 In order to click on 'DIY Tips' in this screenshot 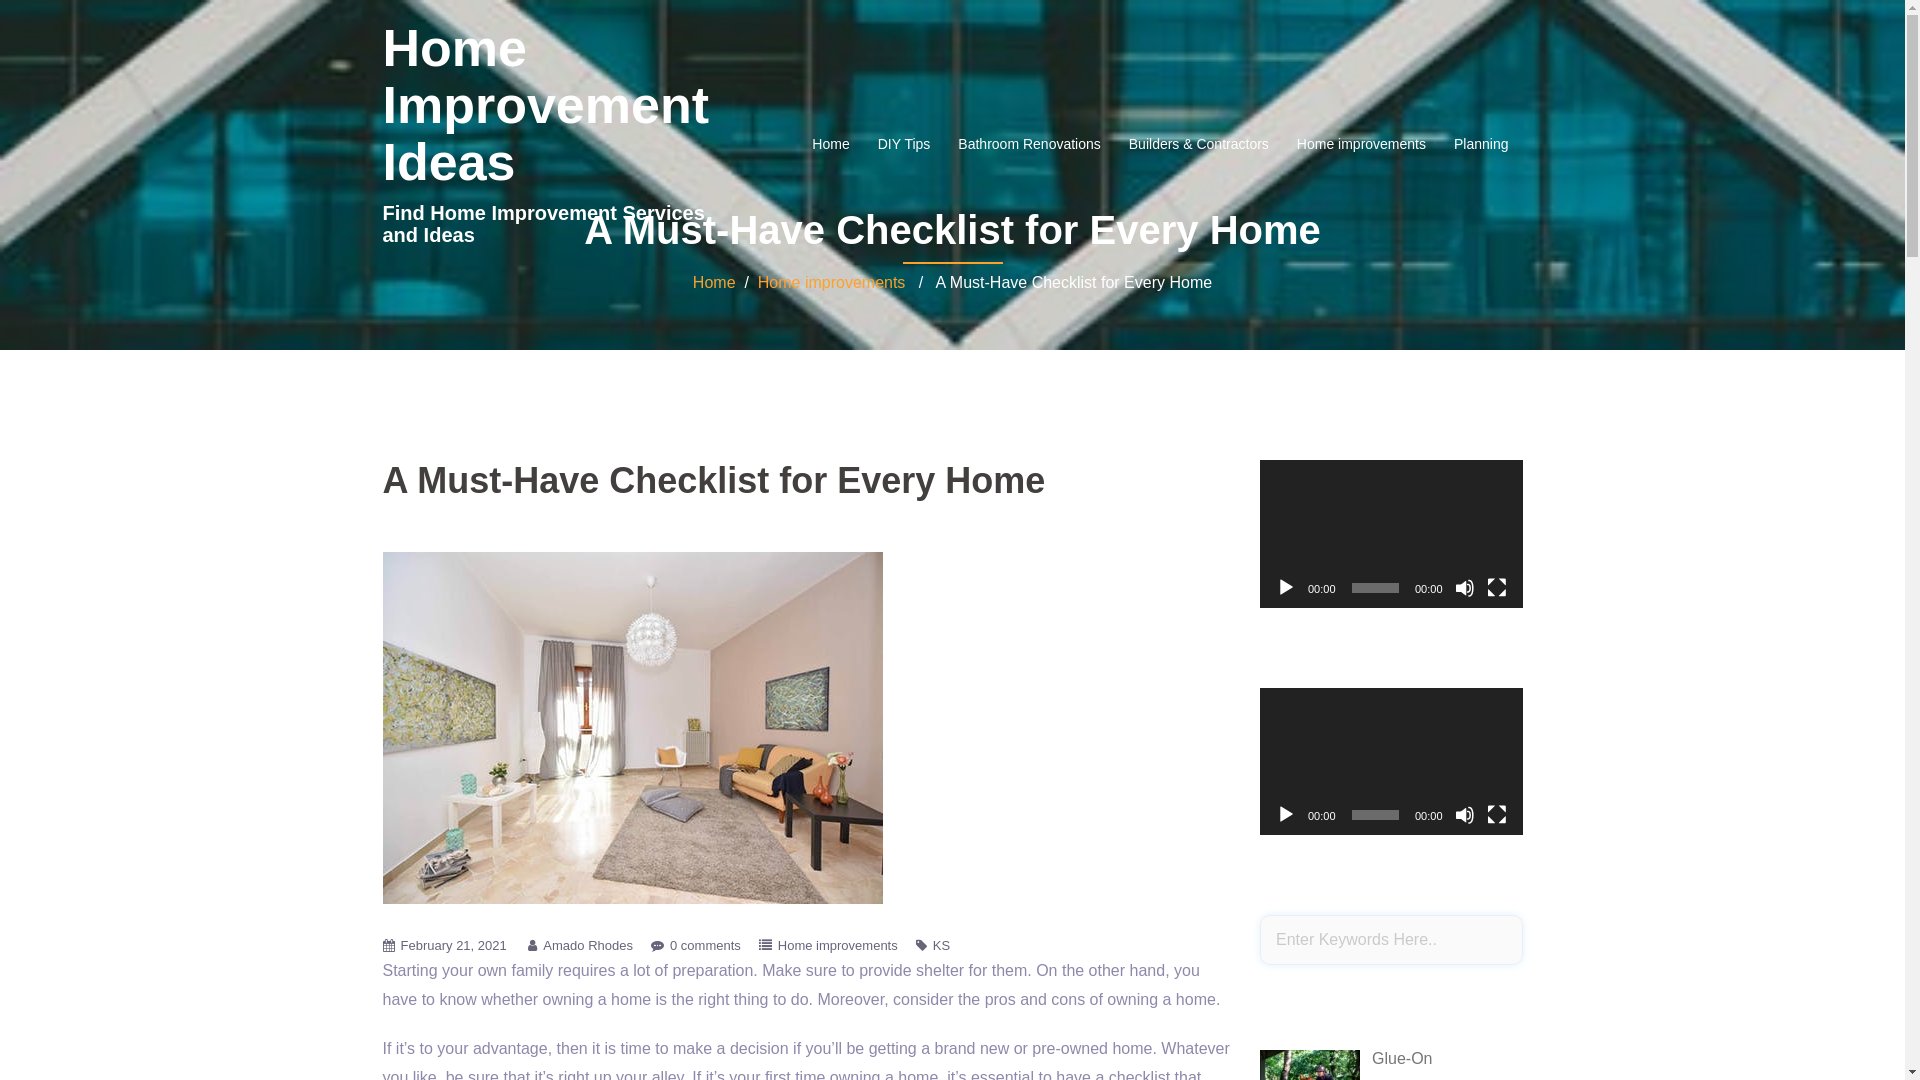, I will do `click(903, 143)`.